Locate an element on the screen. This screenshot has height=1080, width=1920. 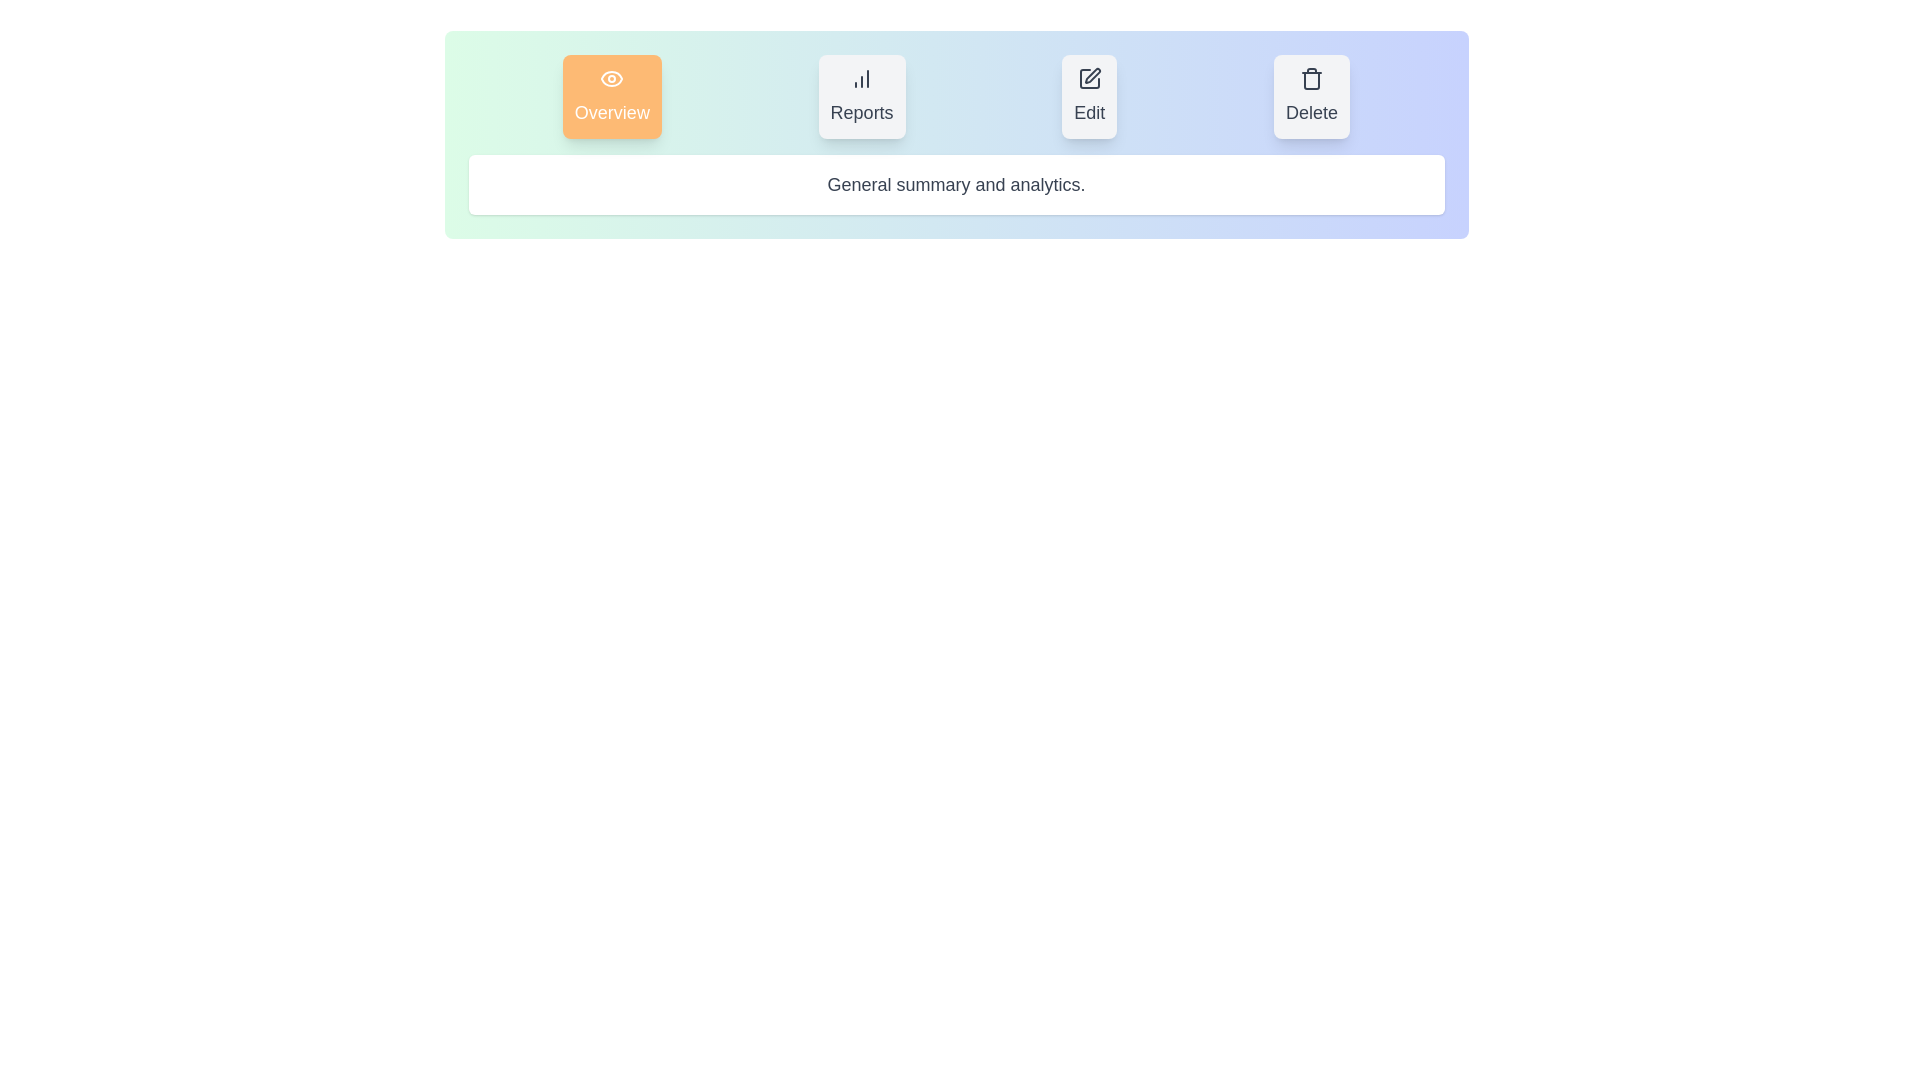
the Edit tab to view its content is located at coordinates (1088, 96).